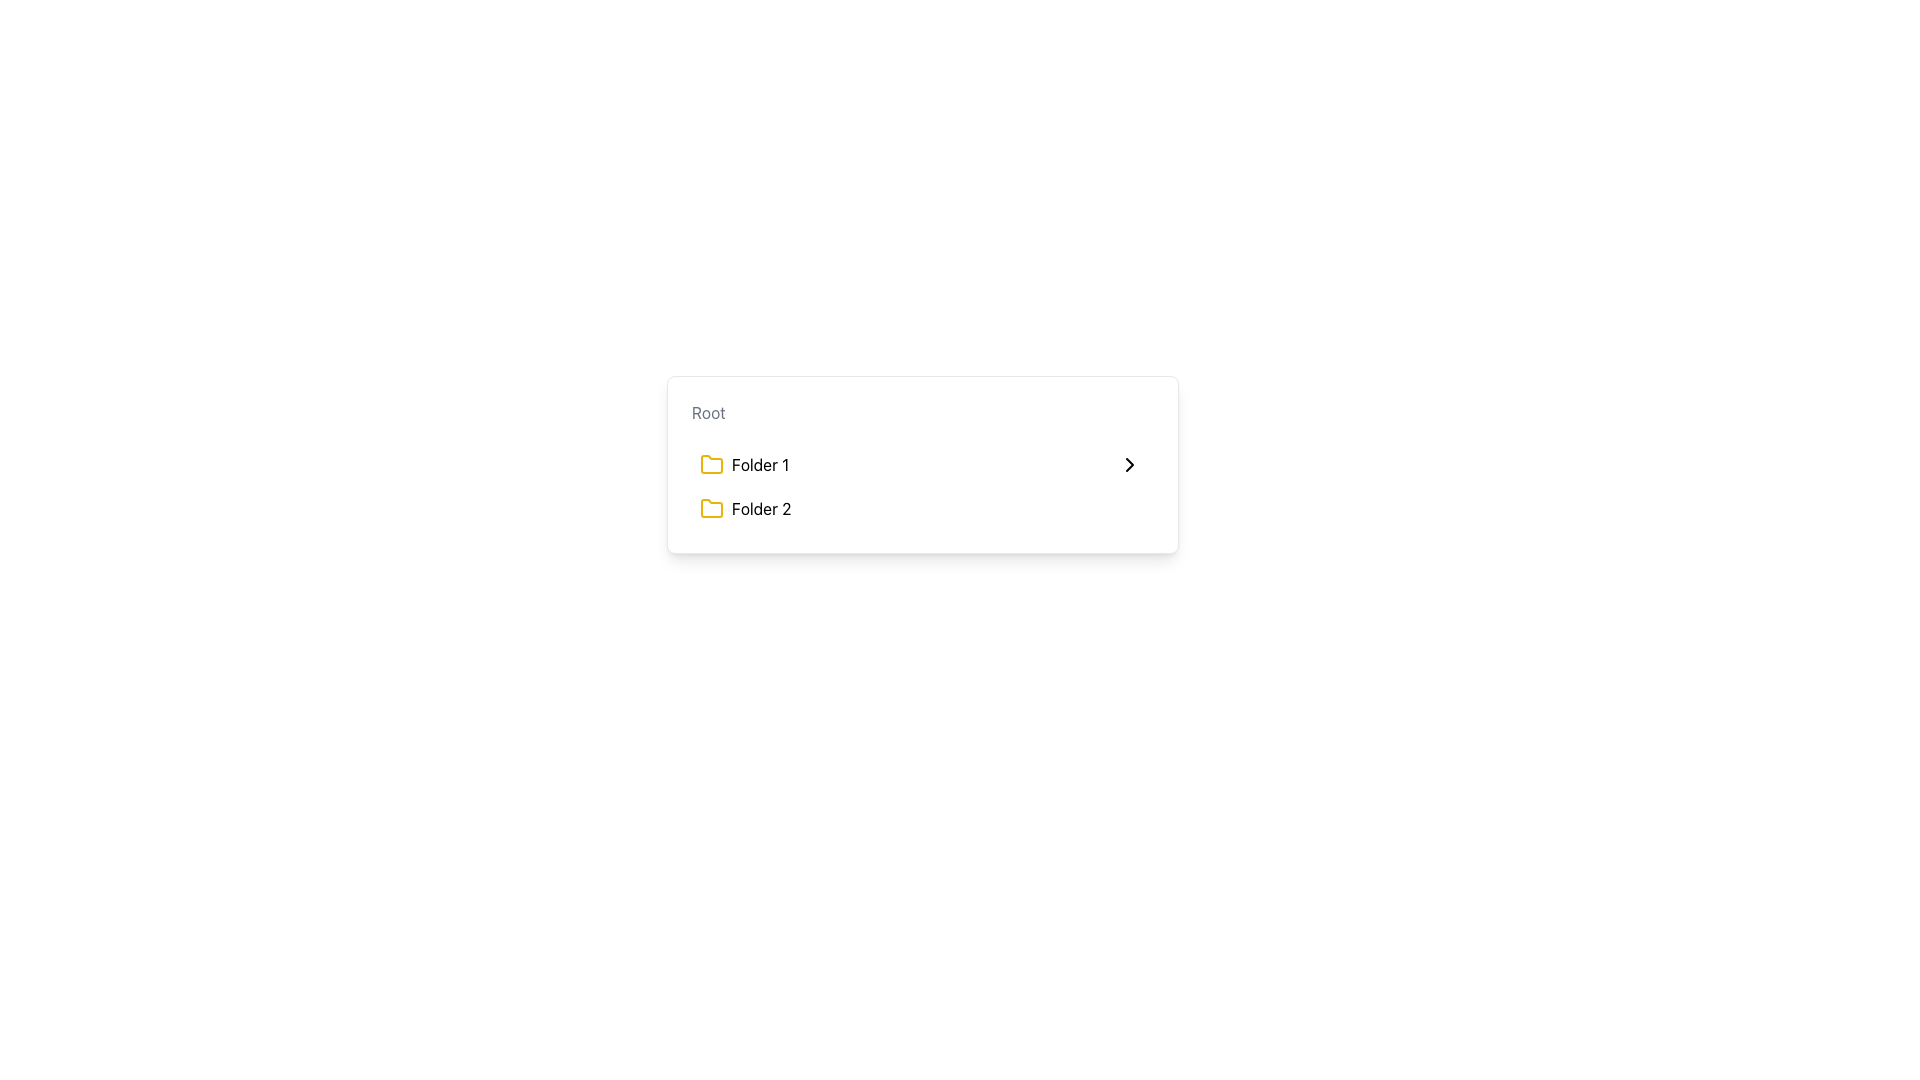 This screenshot has width=1920, height=1080. What do you see at coordinates (711, 507) in the screenshot?
I see `the folder icon labeled 'Folder 2' in the SVG graphic, which is the second folder in a vertical list of folder icons under the section titled 'Root'` at bounding box center [711, 507].